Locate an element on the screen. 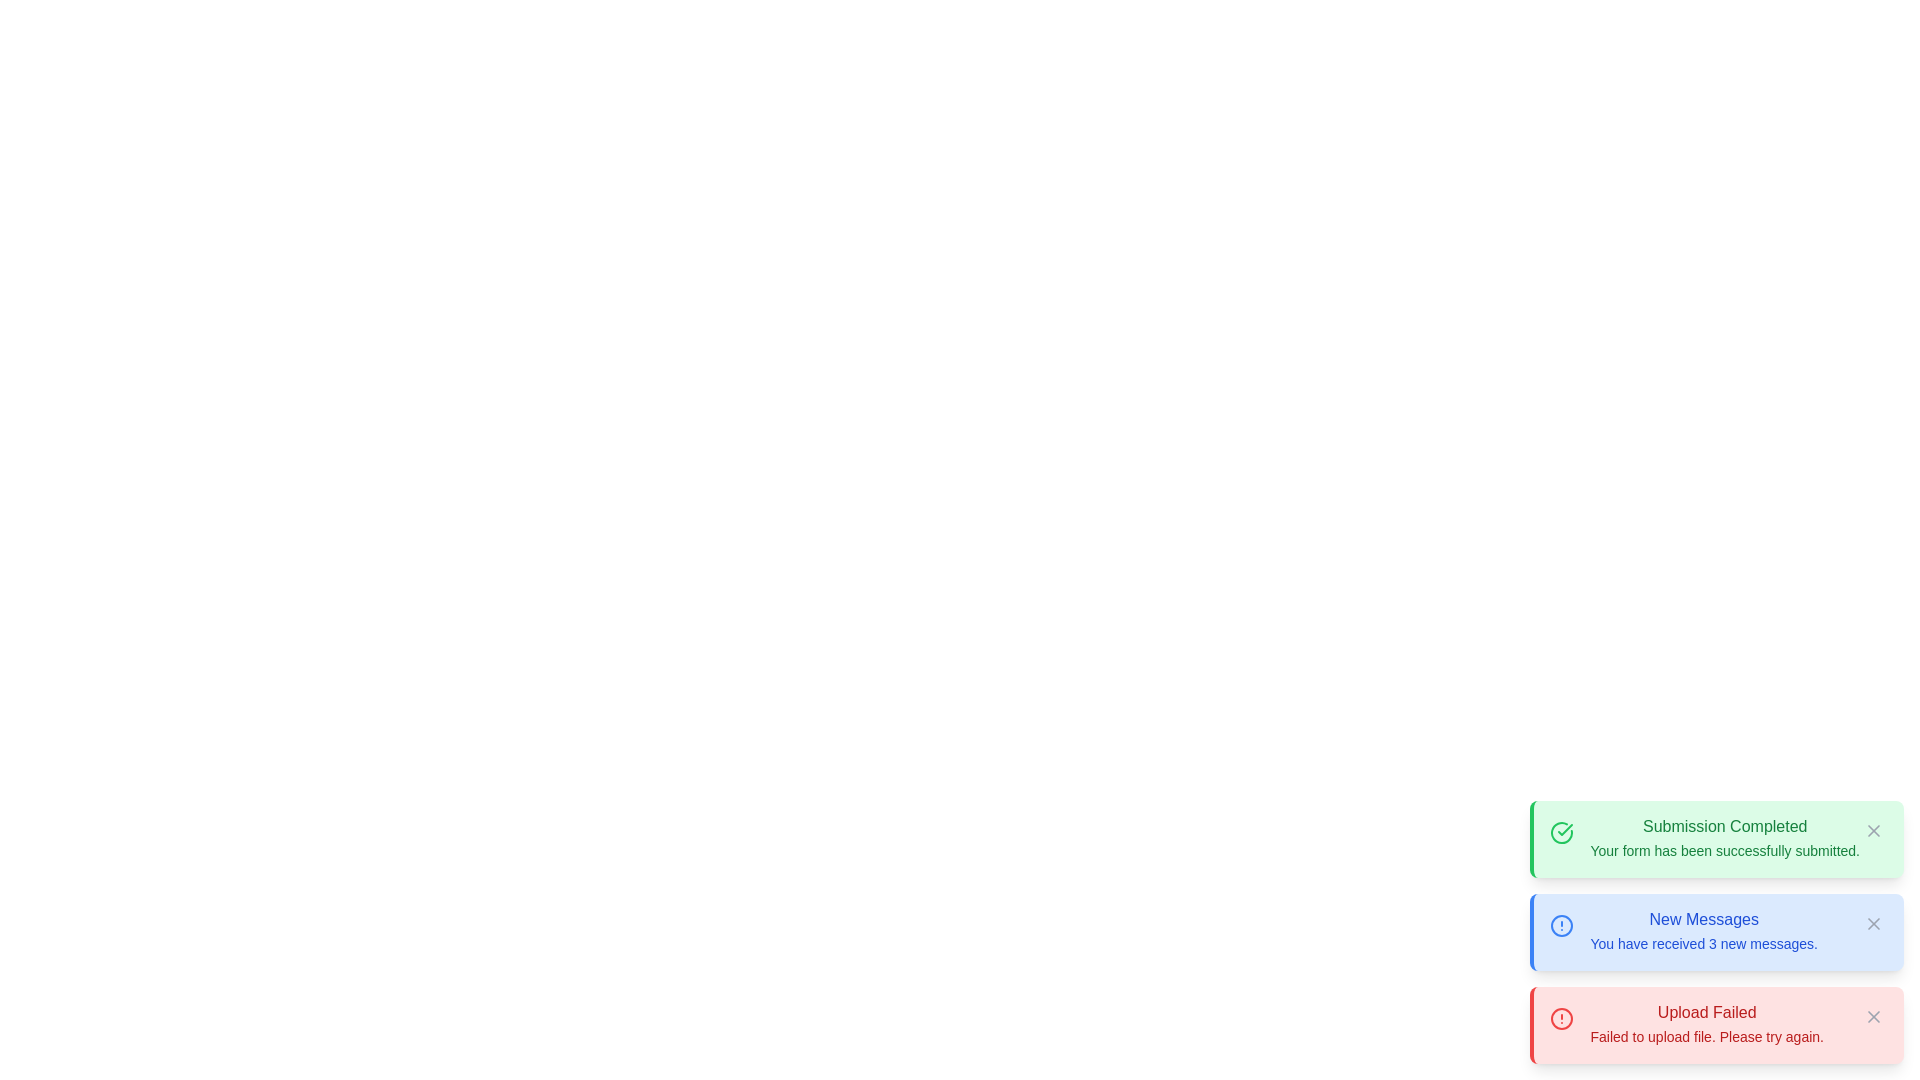 The height and width of the screenshot is (1080, 1920). the Text Label that displays the error notification for a failed upload attempt, located at the bottom of the notification stack is located at coordinates (1706, 1013).